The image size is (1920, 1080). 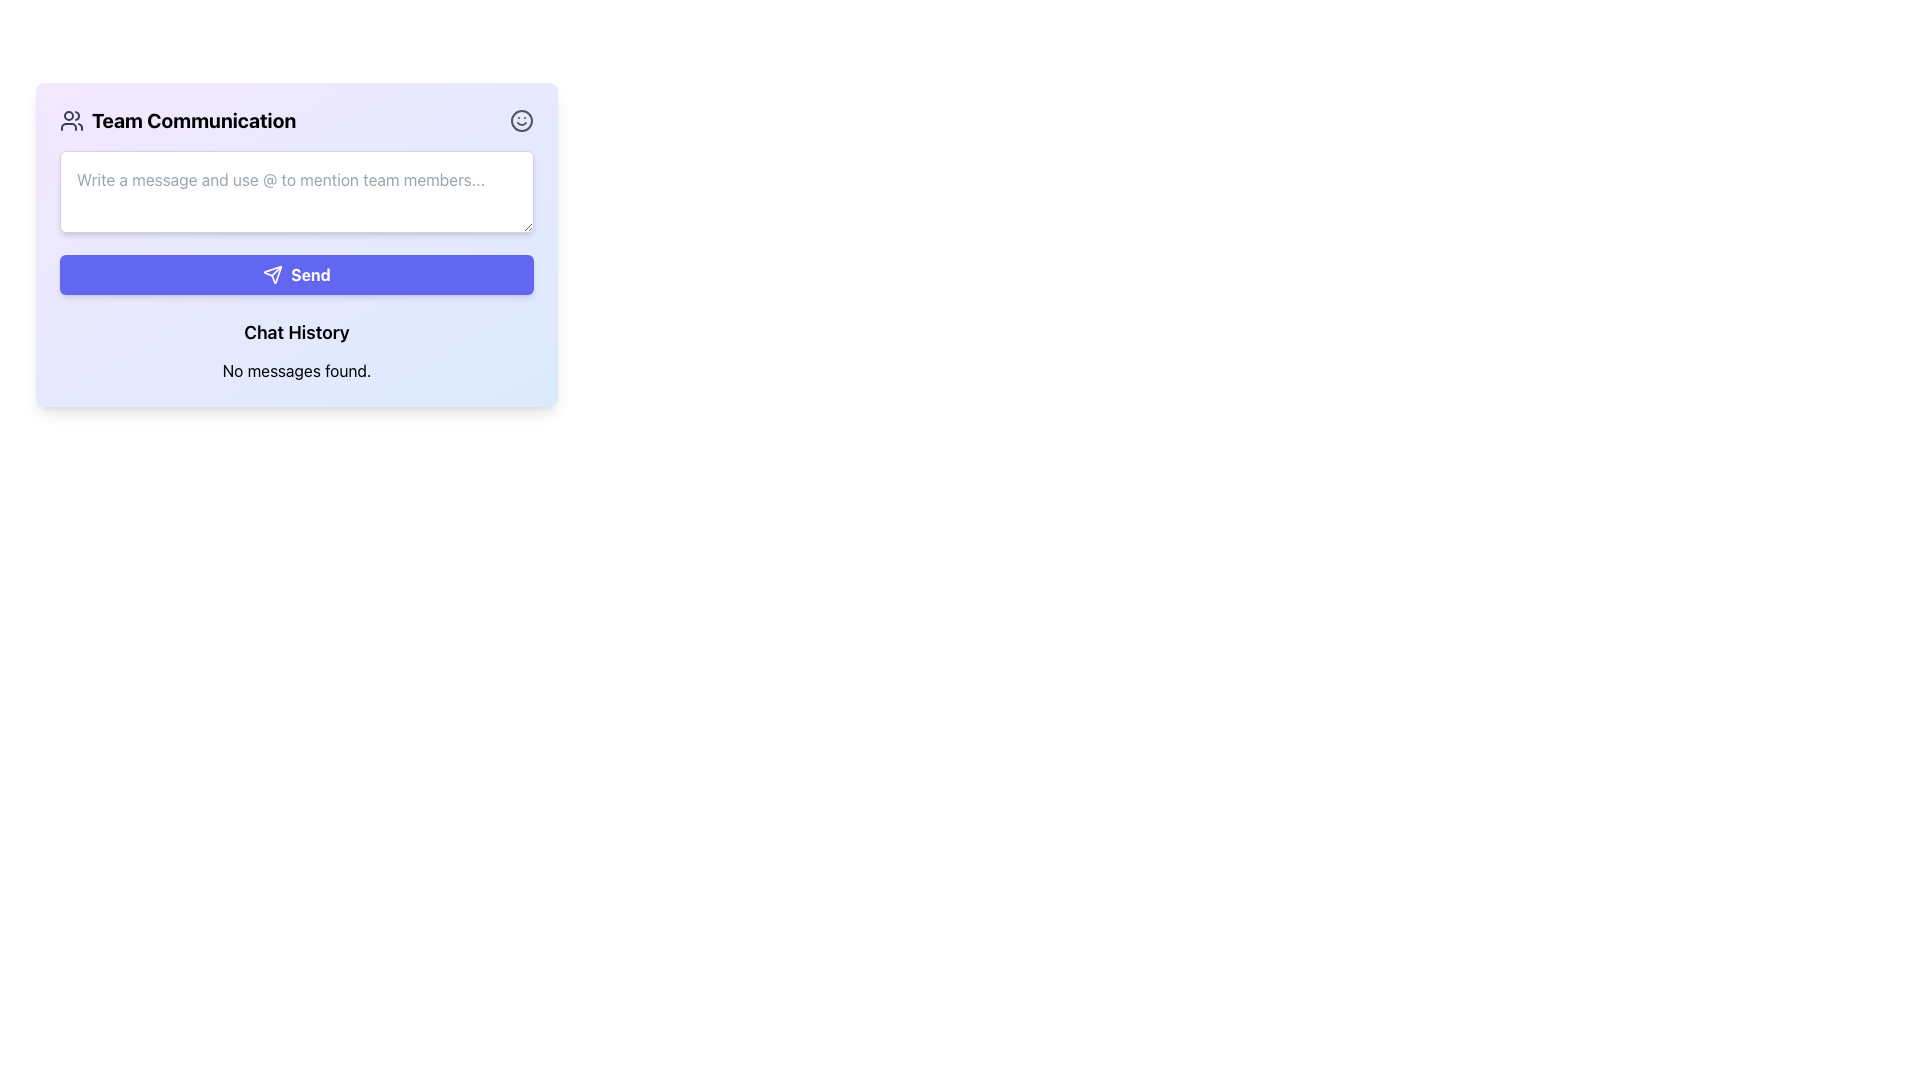 I want to click on the SVG Circle that represents an emoji-like icon in the chat communication interface, located adjacent to the title text 'Team Communication', so click(x=522, y=120).